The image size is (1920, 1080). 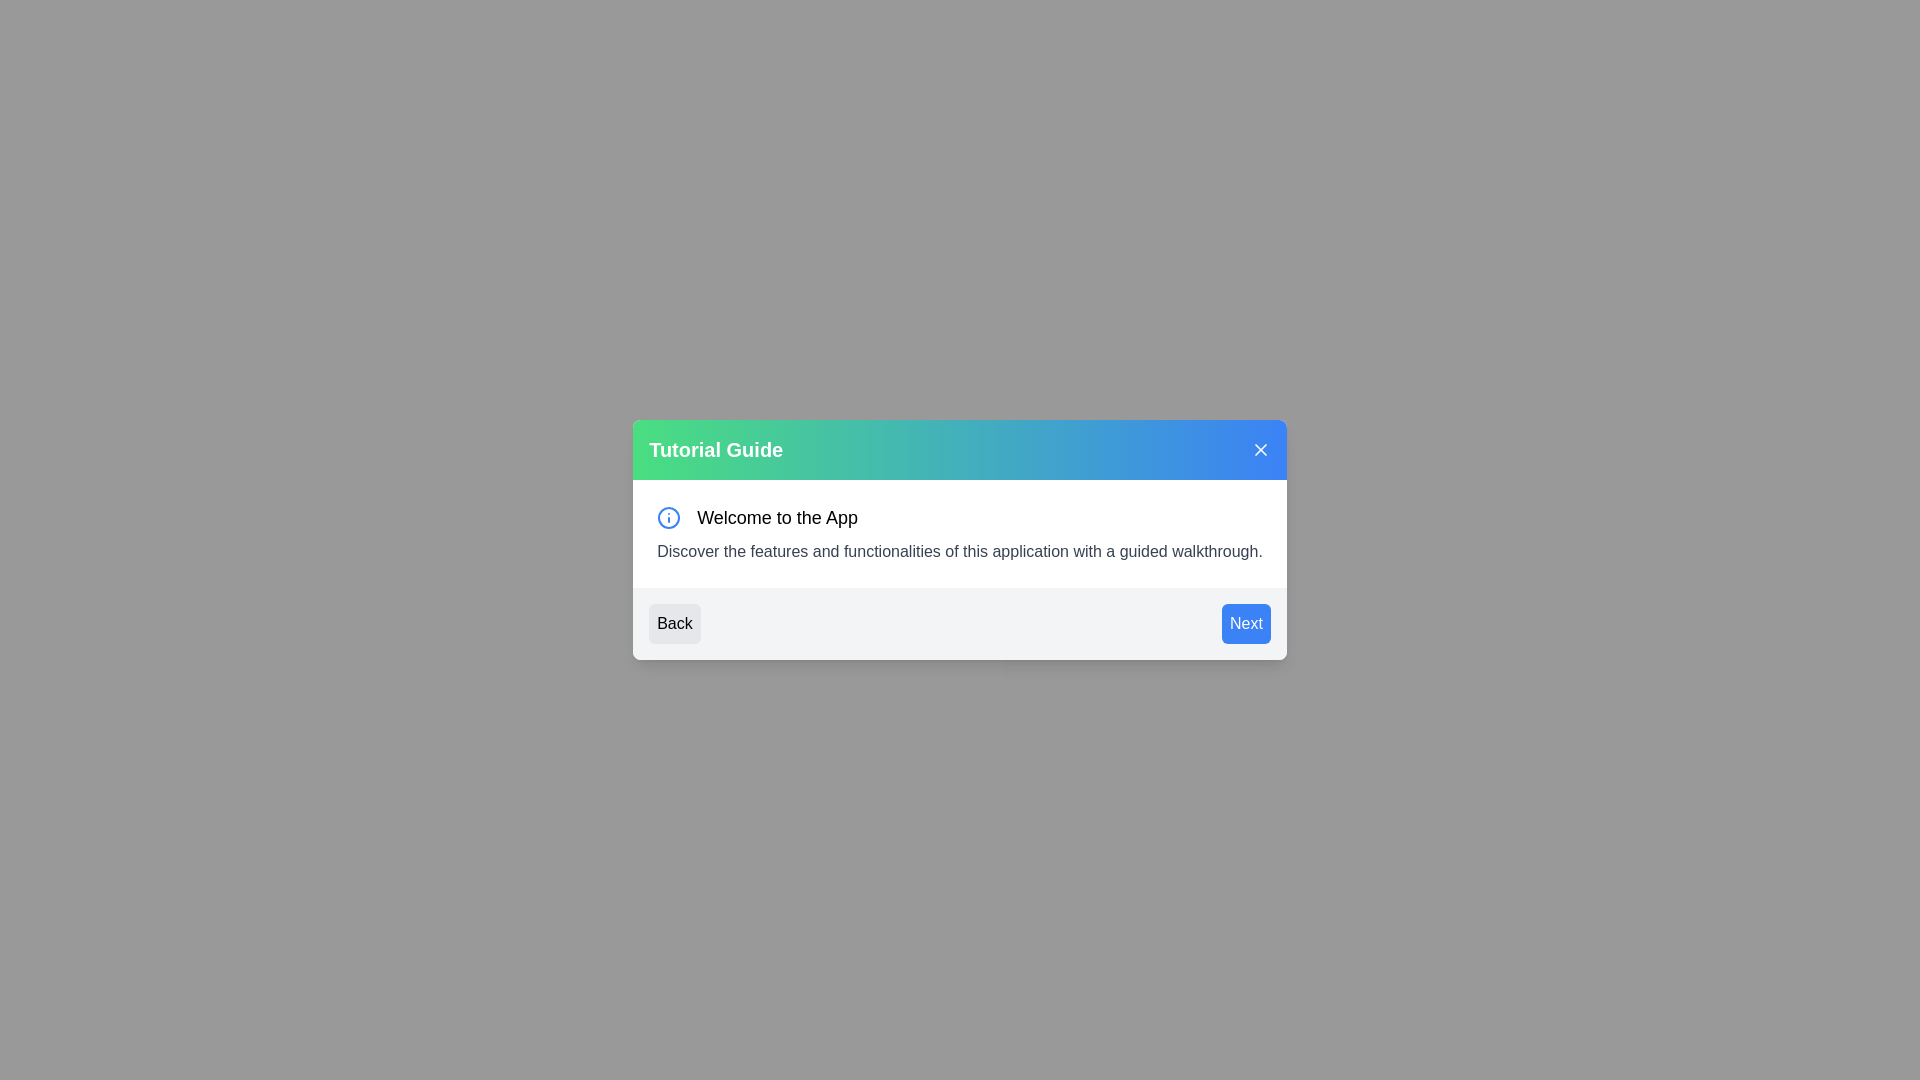 I want to click on the 'Back' button with a light gray background and rounded corners to observe the background change effect, so click(x=674, y=623).